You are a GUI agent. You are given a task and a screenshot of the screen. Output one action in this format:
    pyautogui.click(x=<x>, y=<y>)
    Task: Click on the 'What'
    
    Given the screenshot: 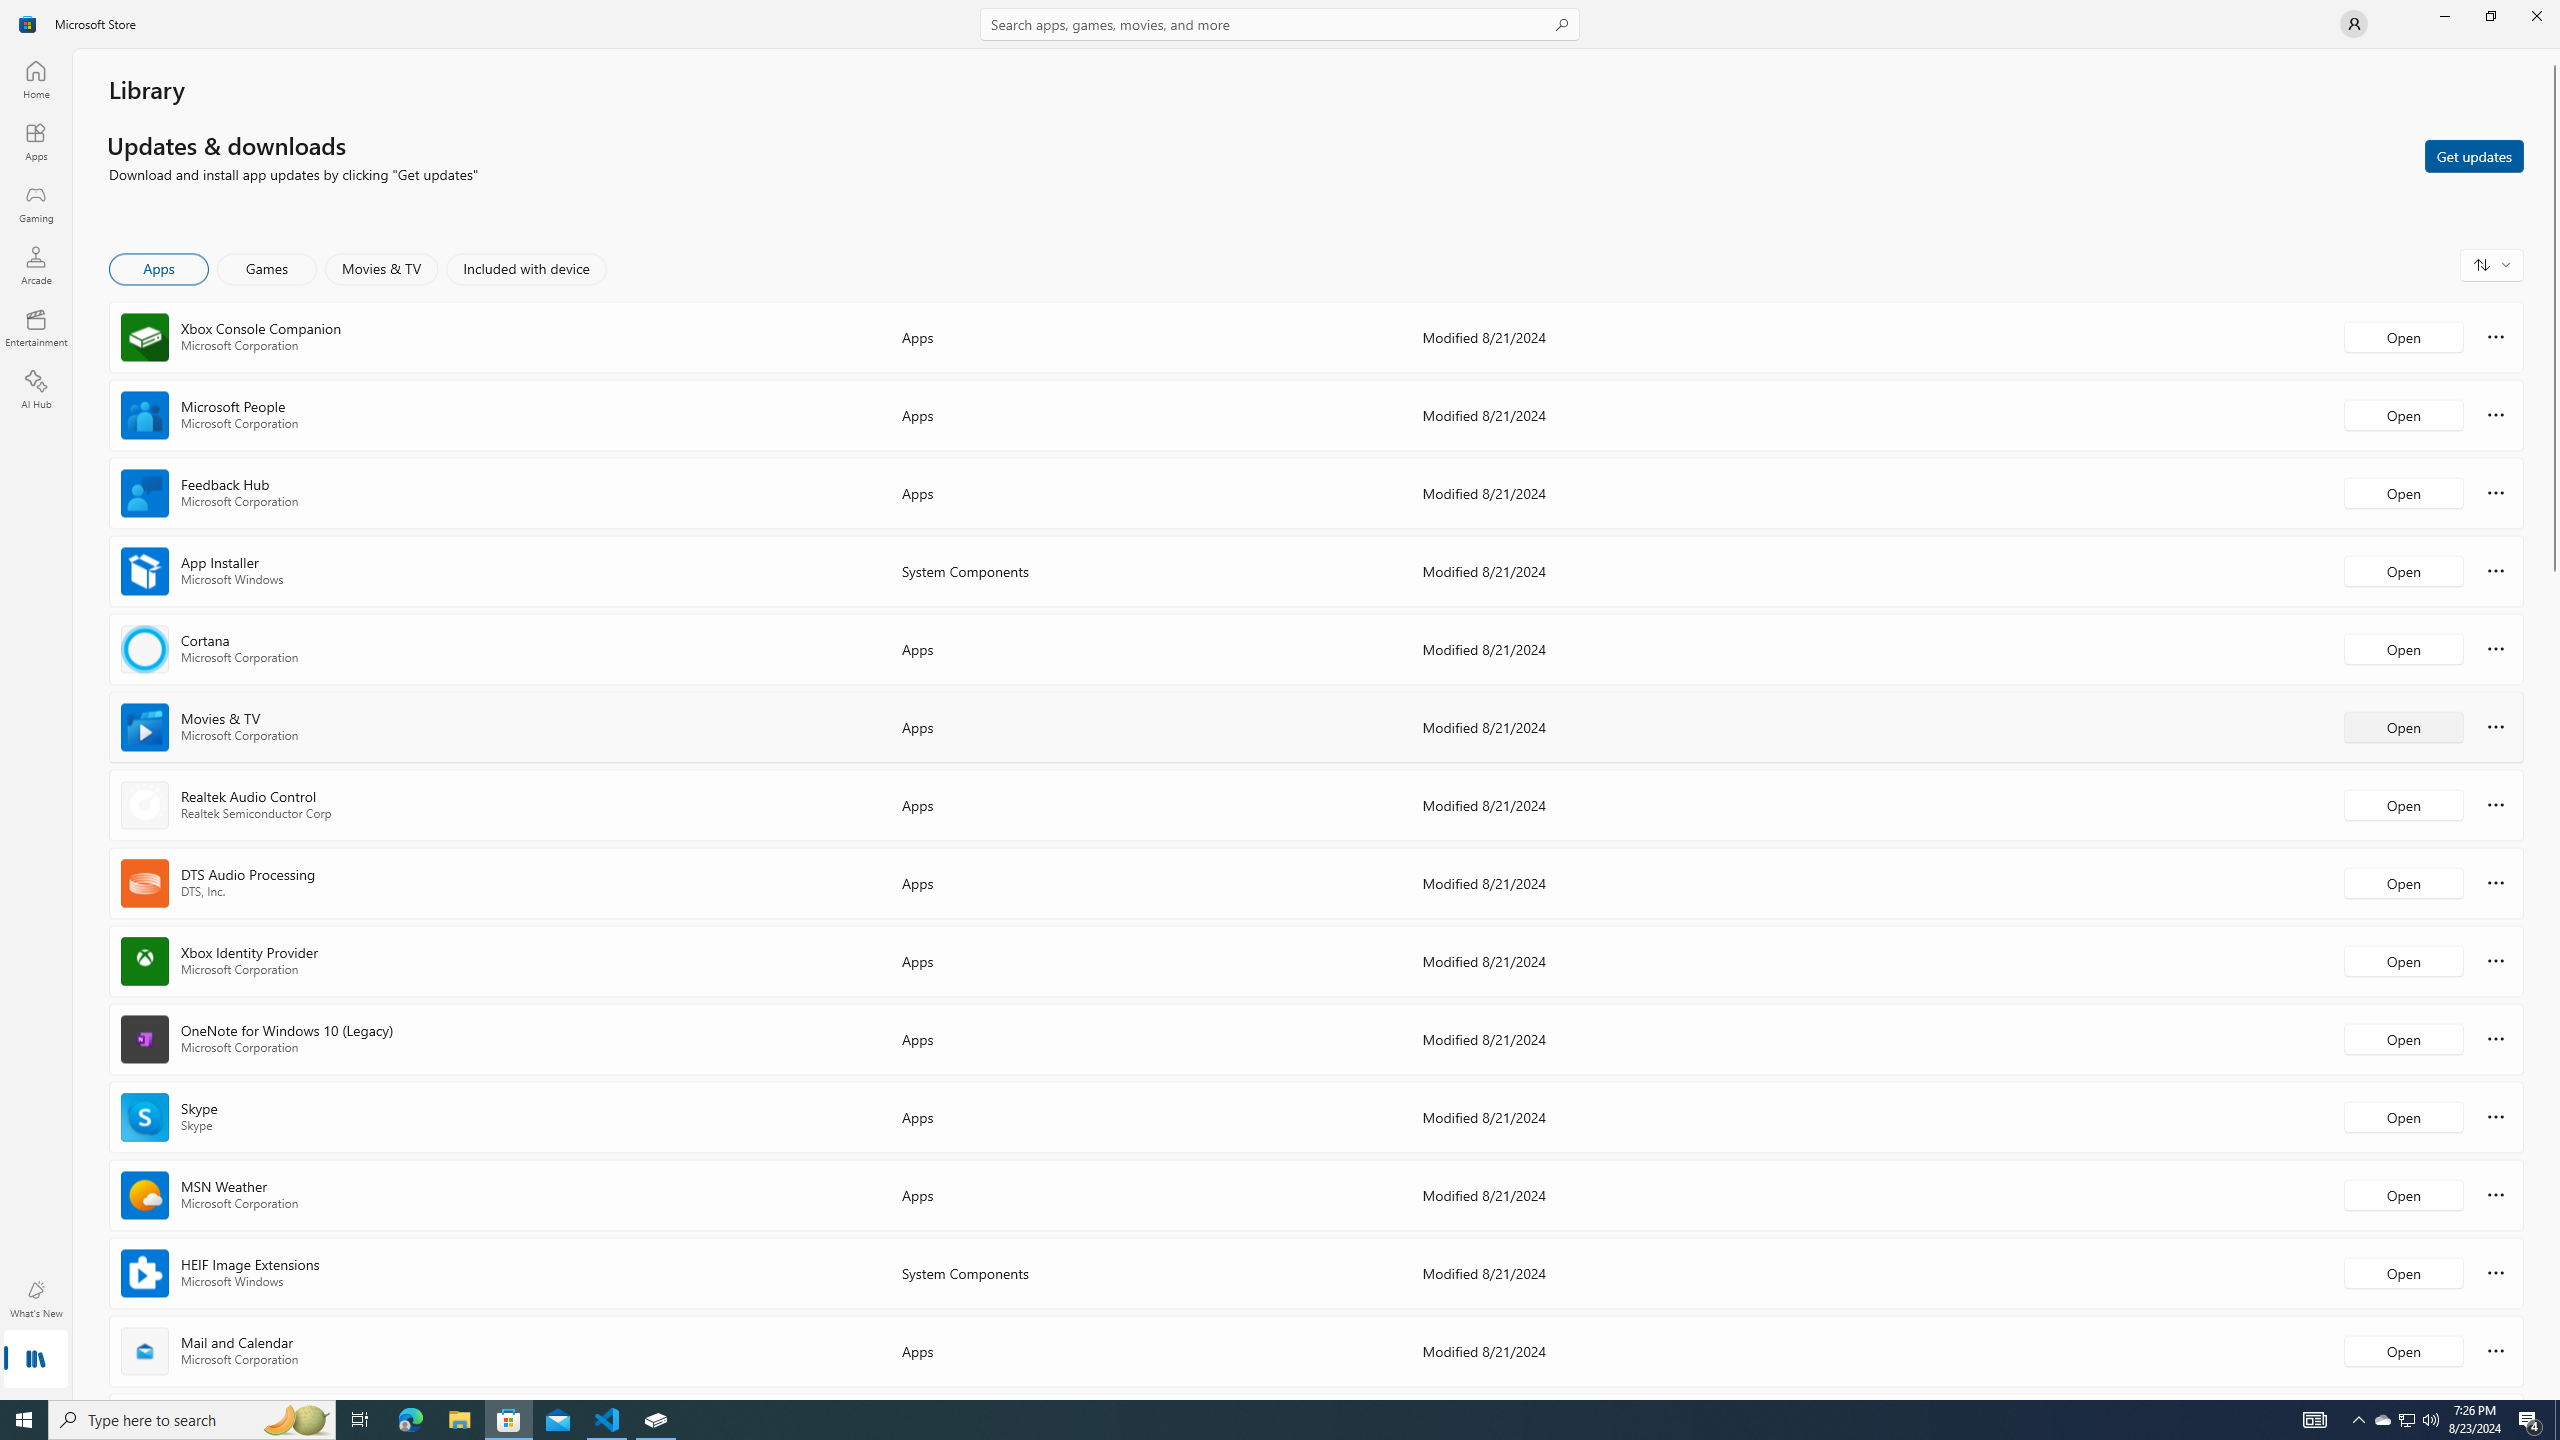 What is the action you would take?
    pyautogui.click(x=34, y=1298)
    